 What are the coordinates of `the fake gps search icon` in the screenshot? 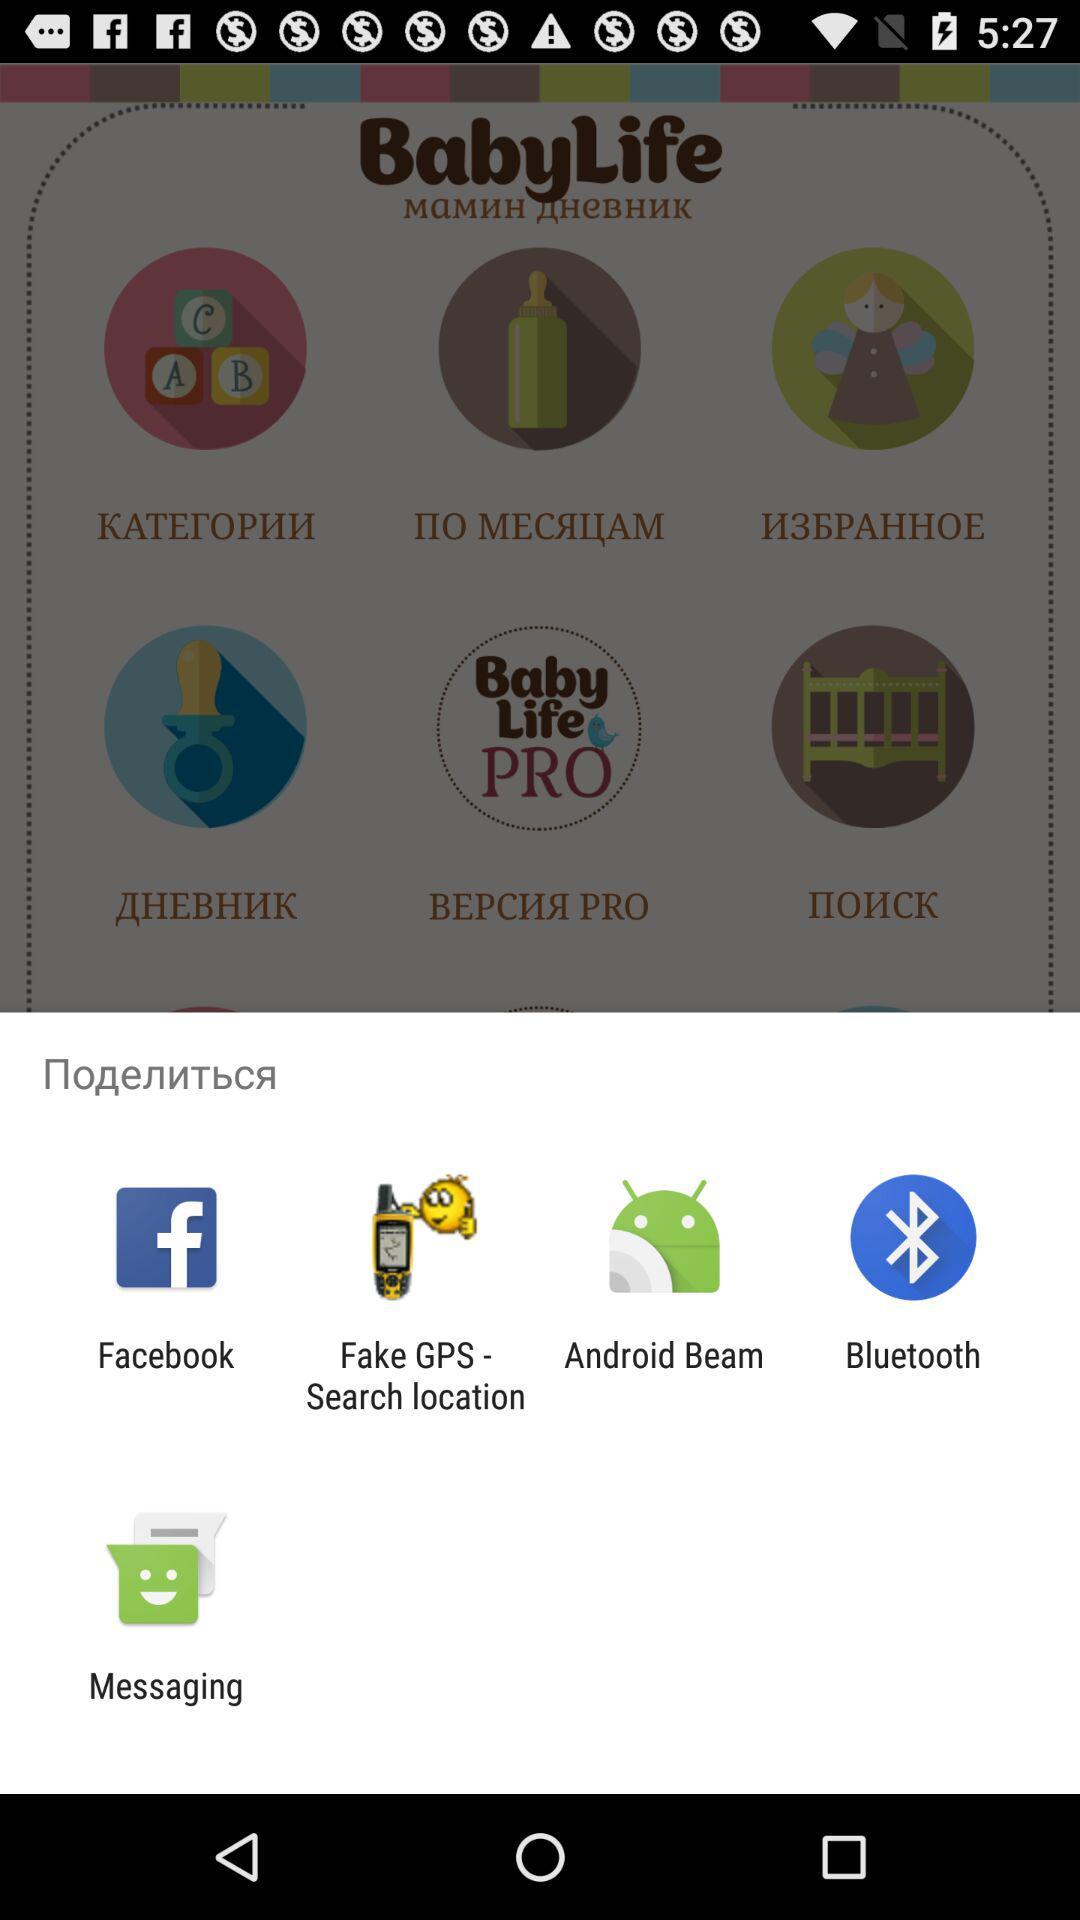 It's located at (414, 1374).